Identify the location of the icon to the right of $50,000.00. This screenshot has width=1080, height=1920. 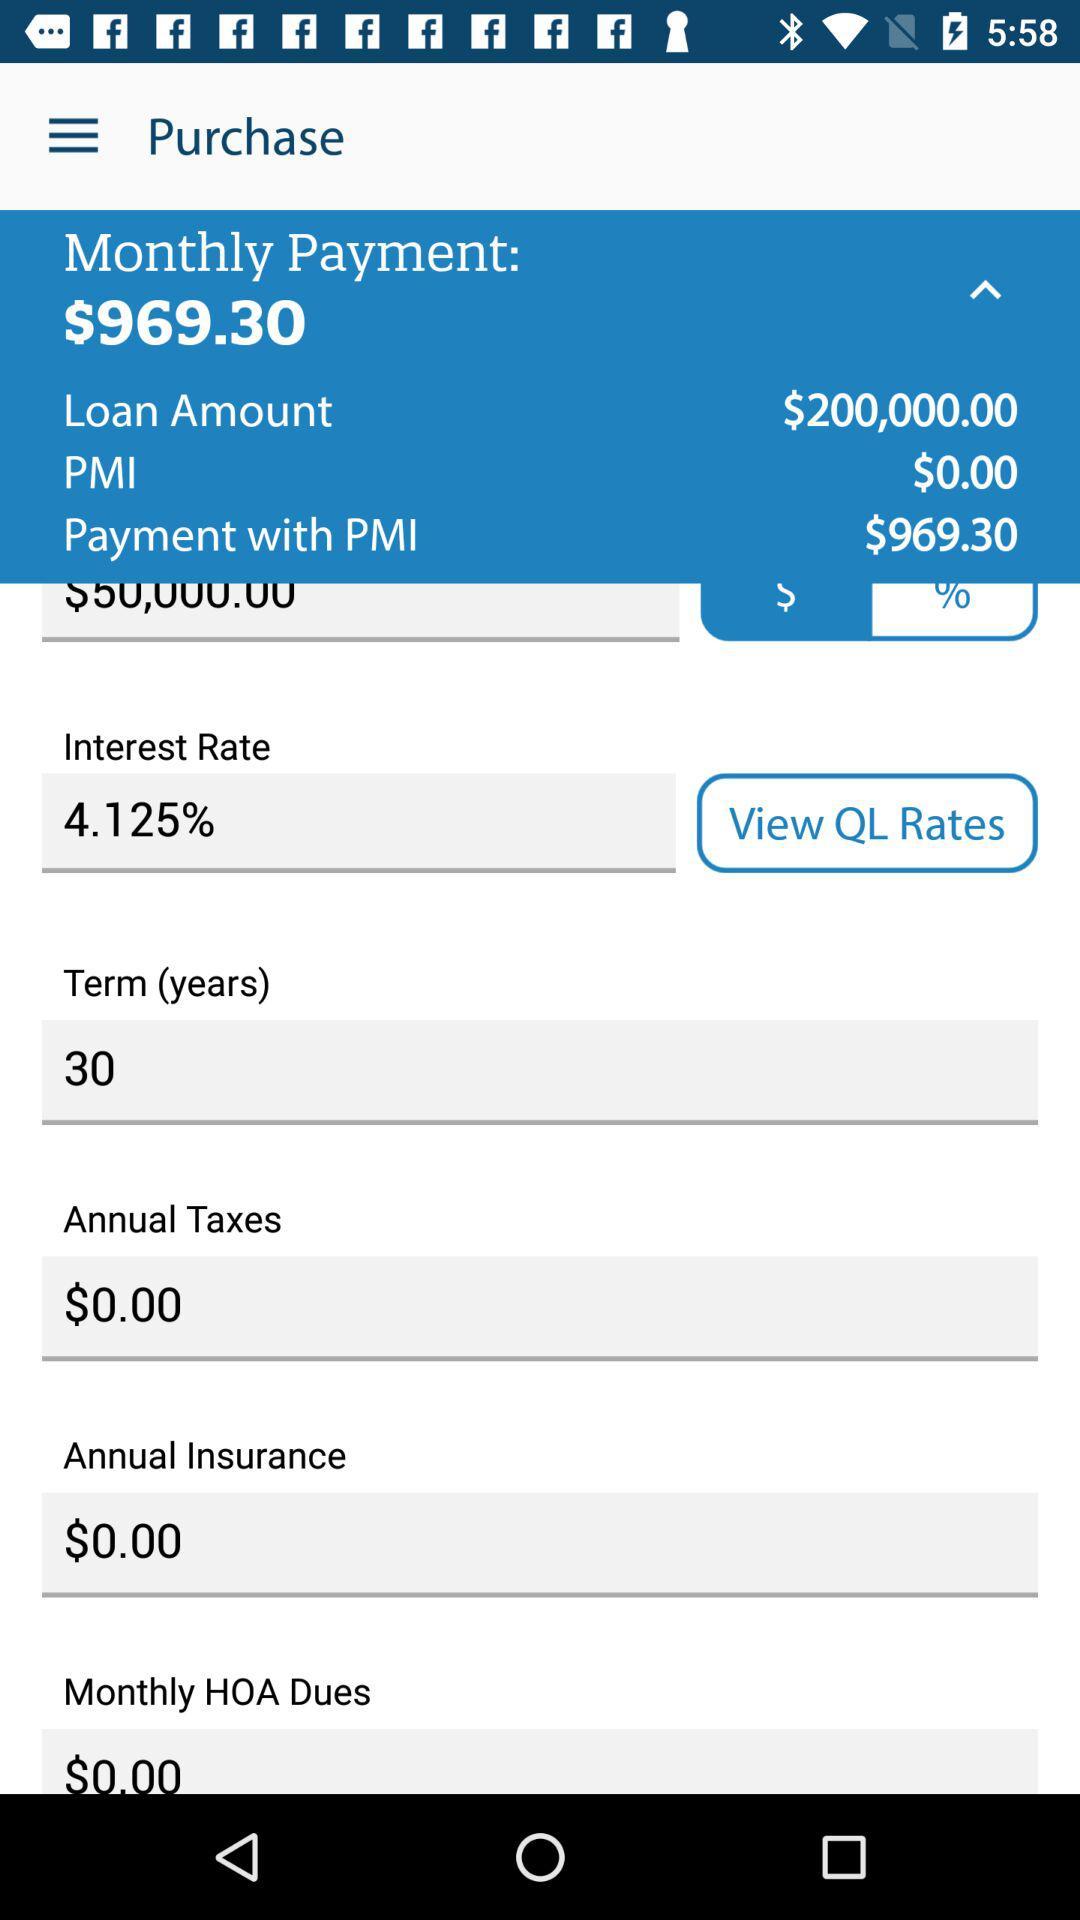
(951, 611).